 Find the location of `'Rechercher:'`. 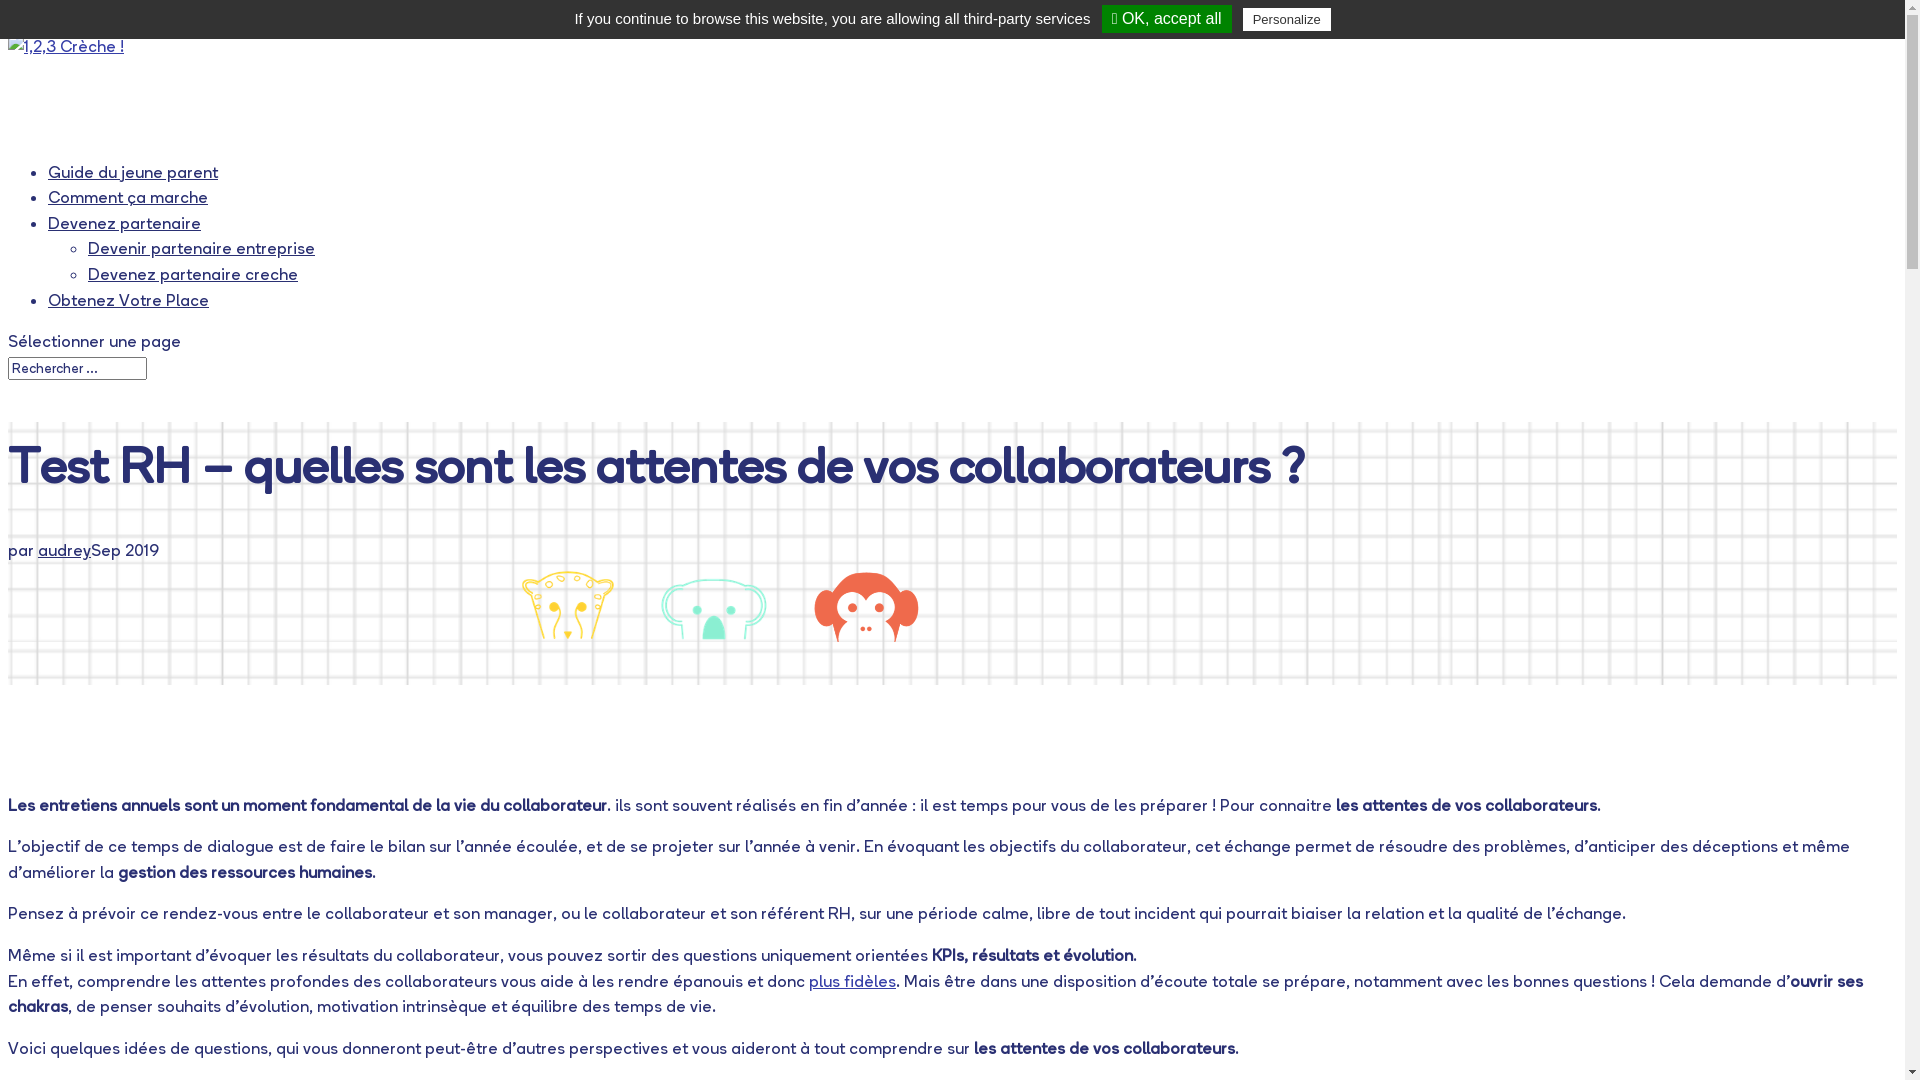

'Rechercher:' is located at coordinates (8, 368).